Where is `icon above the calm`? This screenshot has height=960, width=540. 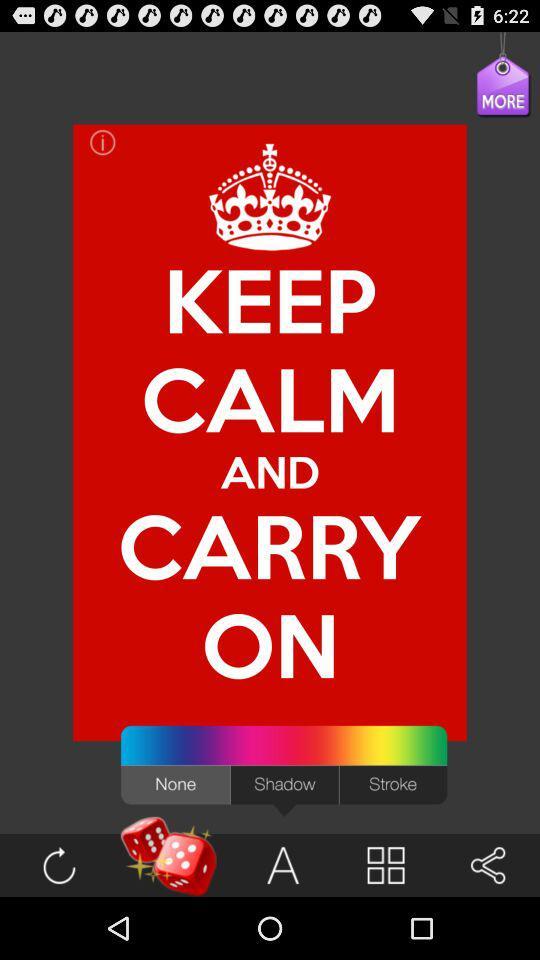 icon above the calm is located at coordinates (270, 197).